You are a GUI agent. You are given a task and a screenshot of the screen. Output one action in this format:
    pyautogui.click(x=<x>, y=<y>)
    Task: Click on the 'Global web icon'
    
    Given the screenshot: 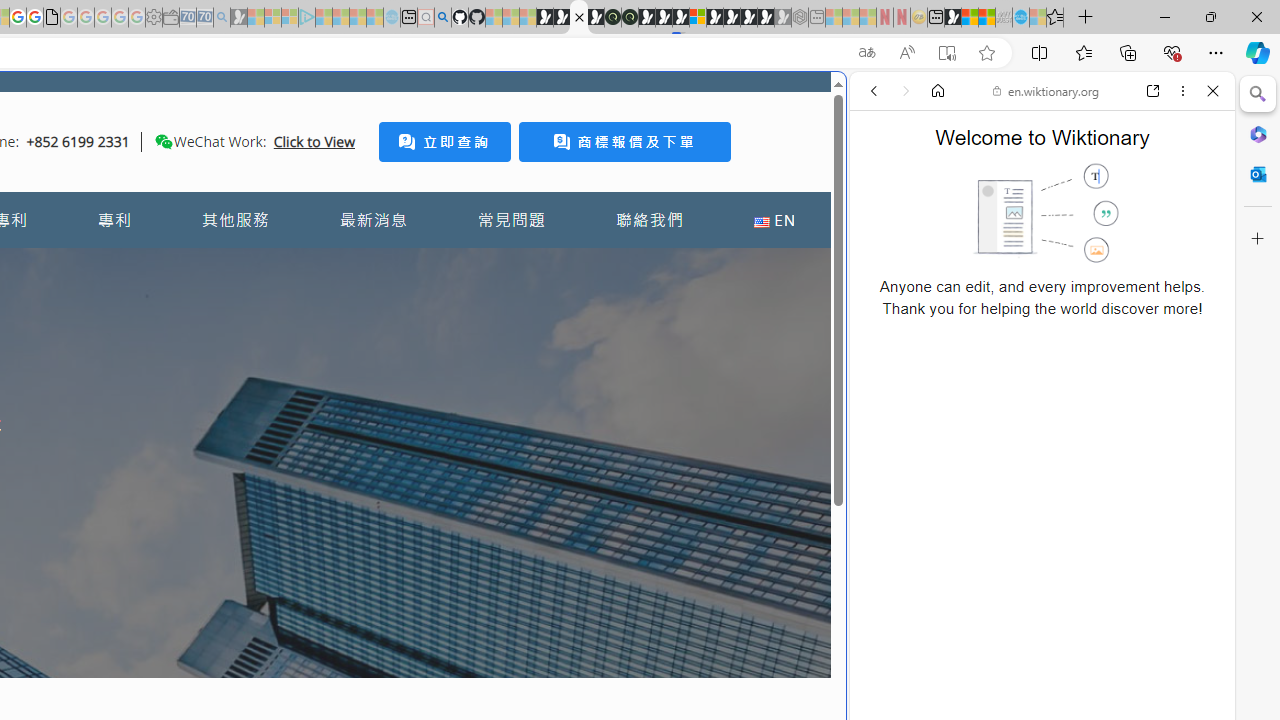 What is the action you would take?
    pyautogui.click(x=887, y=669)
    